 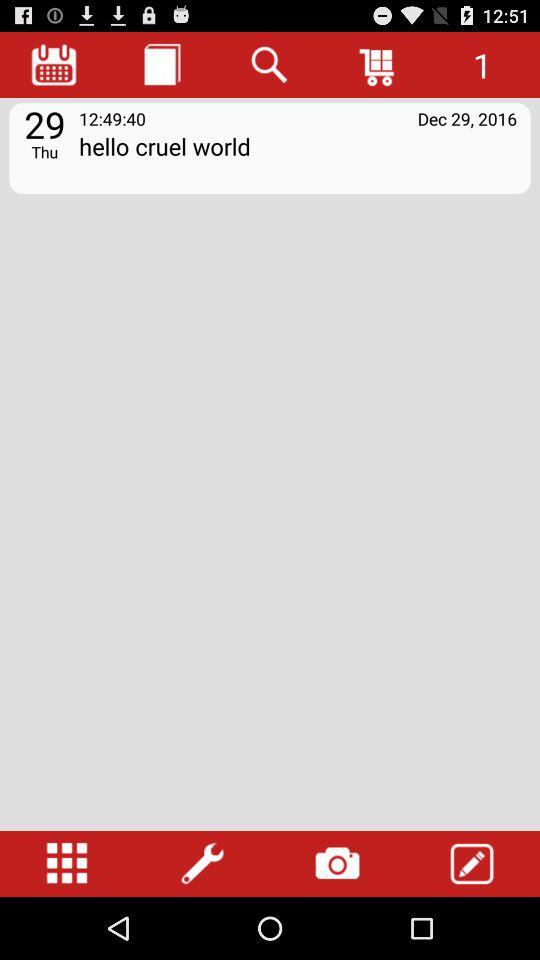 What do you see at coordinates (467, 118) in the screenshot?
I see `item to the right of the 12:49:40 item` at bounding box center [467, 118].